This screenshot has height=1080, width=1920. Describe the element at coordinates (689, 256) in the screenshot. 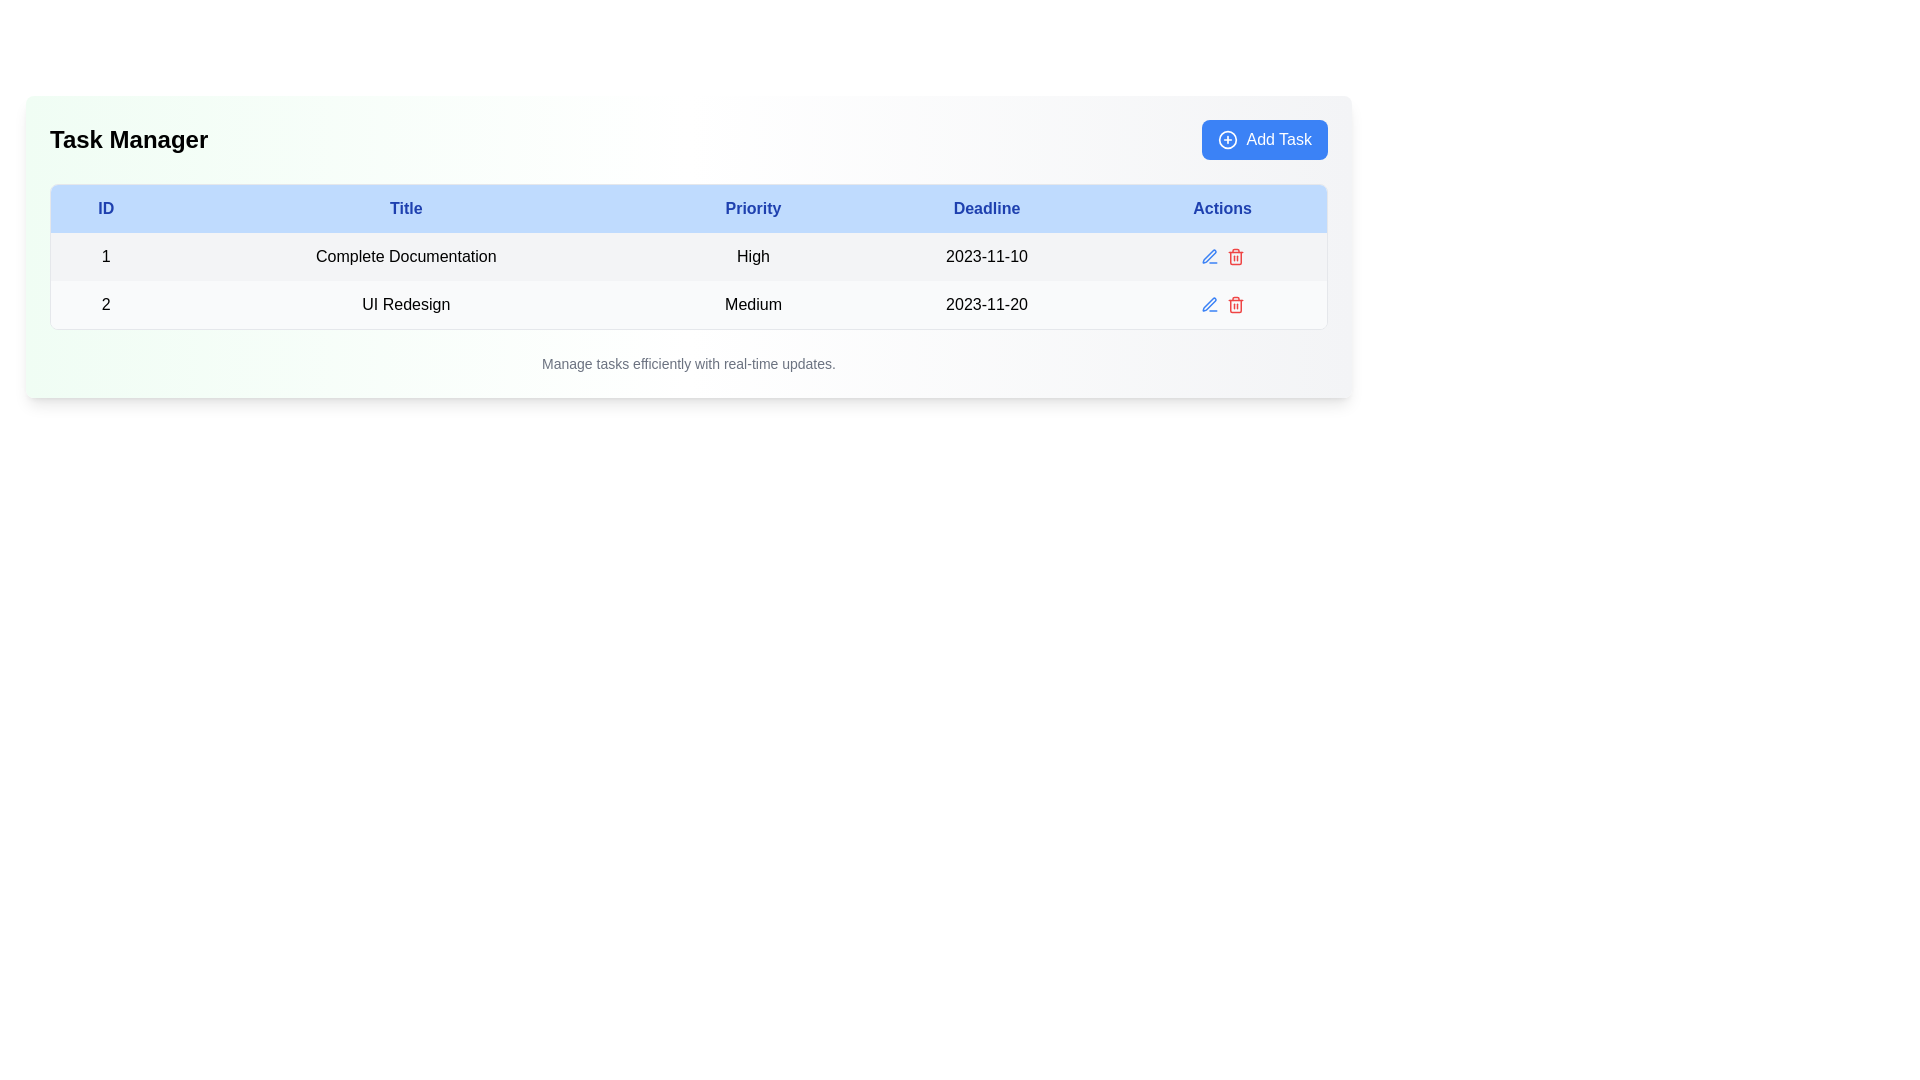

I see `the clickable elements inside the first row of the Task Manager table, which contains columns for ID, Title, Priority, Deadline, and Actions` at that location.